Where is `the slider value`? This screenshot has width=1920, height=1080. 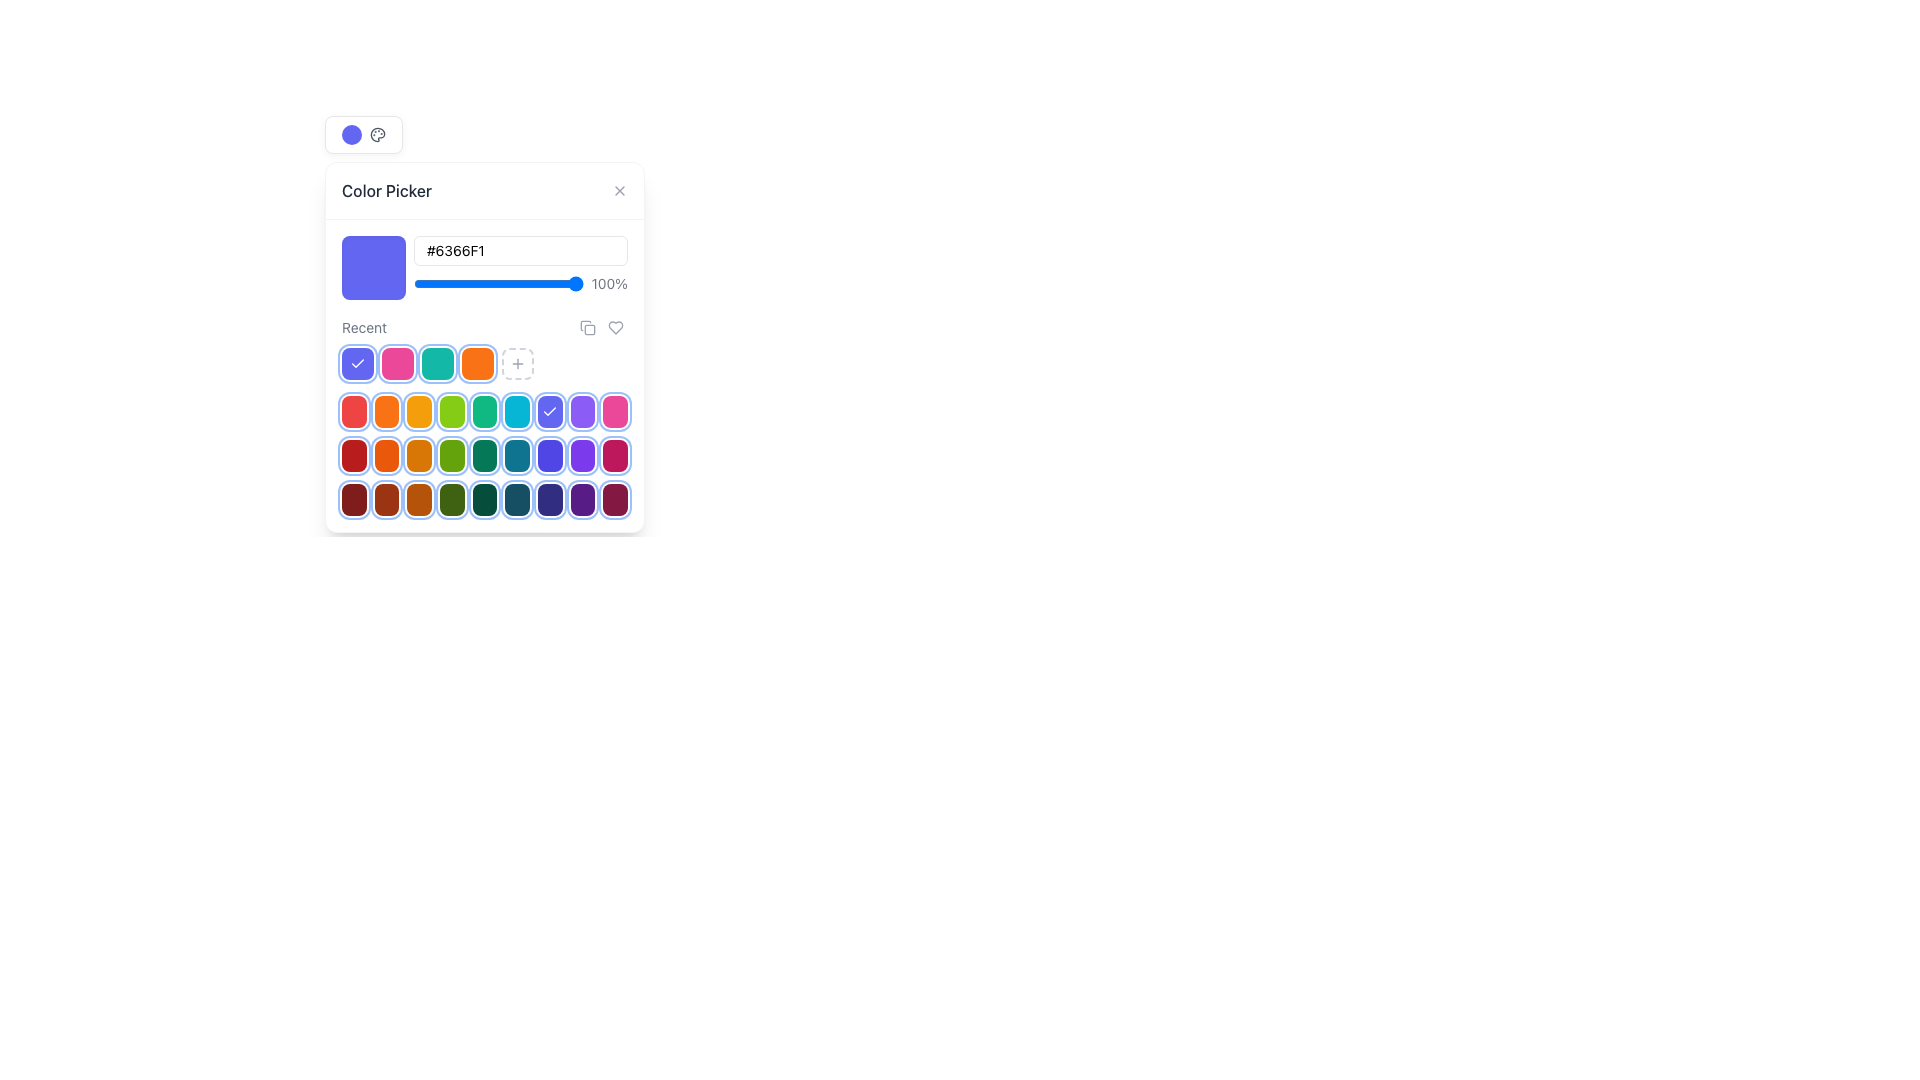 the slider value is located at coordinates (423, 284).